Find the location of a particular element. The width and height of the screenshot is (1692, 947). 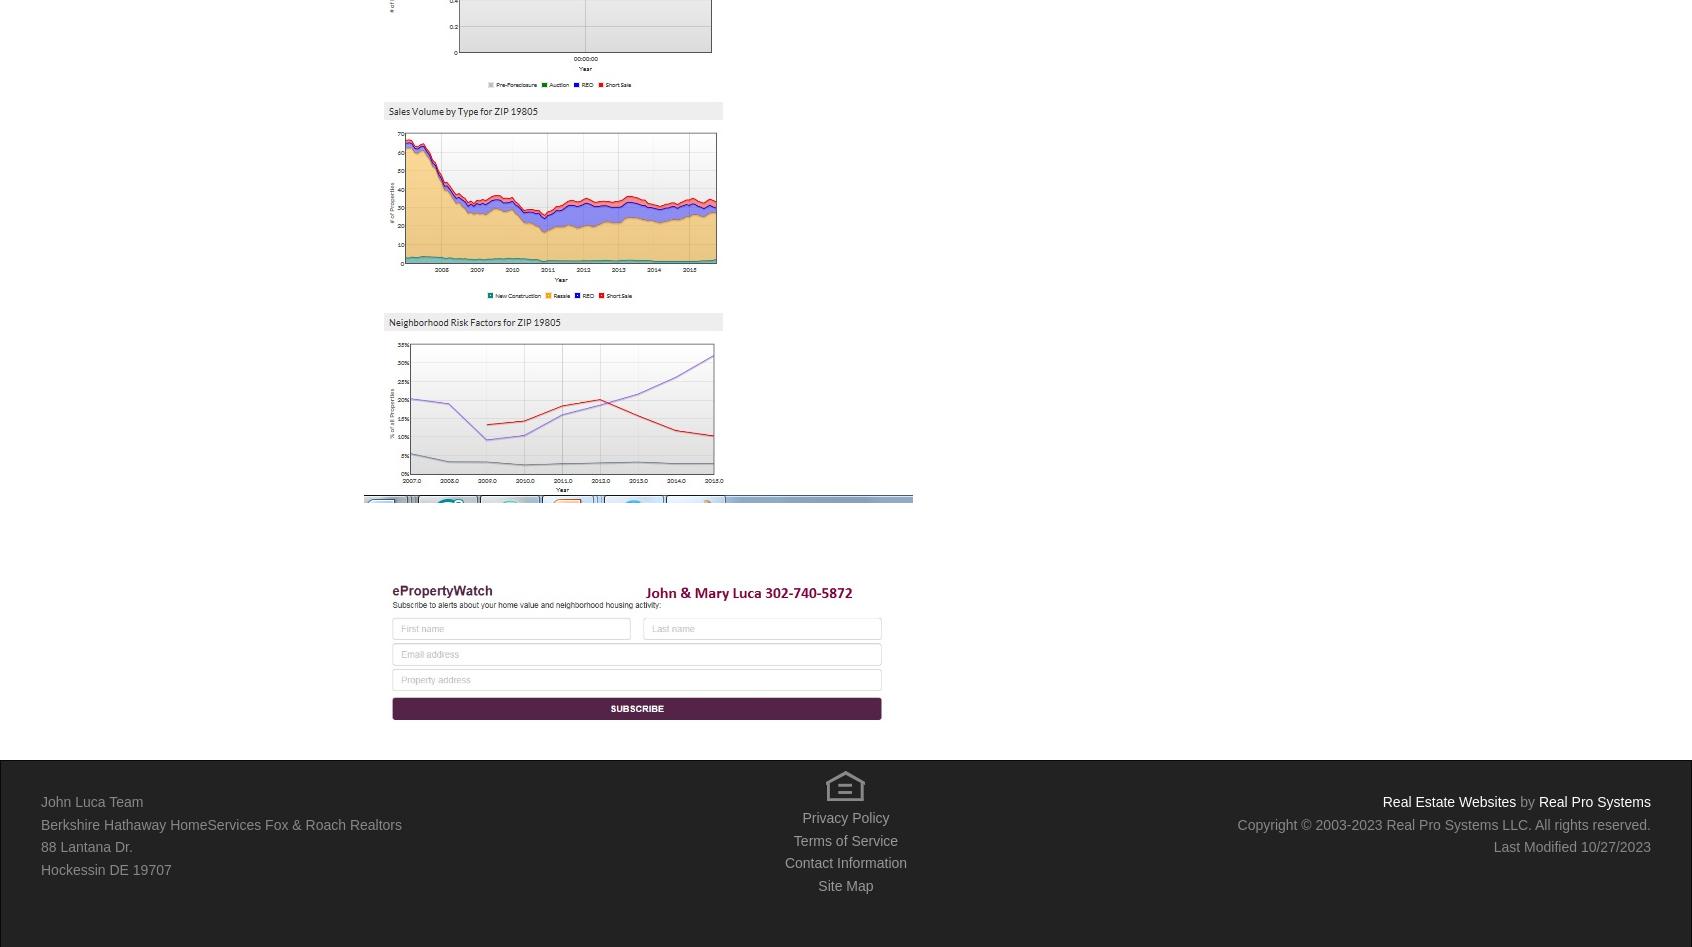

'Hockessin' is located at coordinates (74, 867).